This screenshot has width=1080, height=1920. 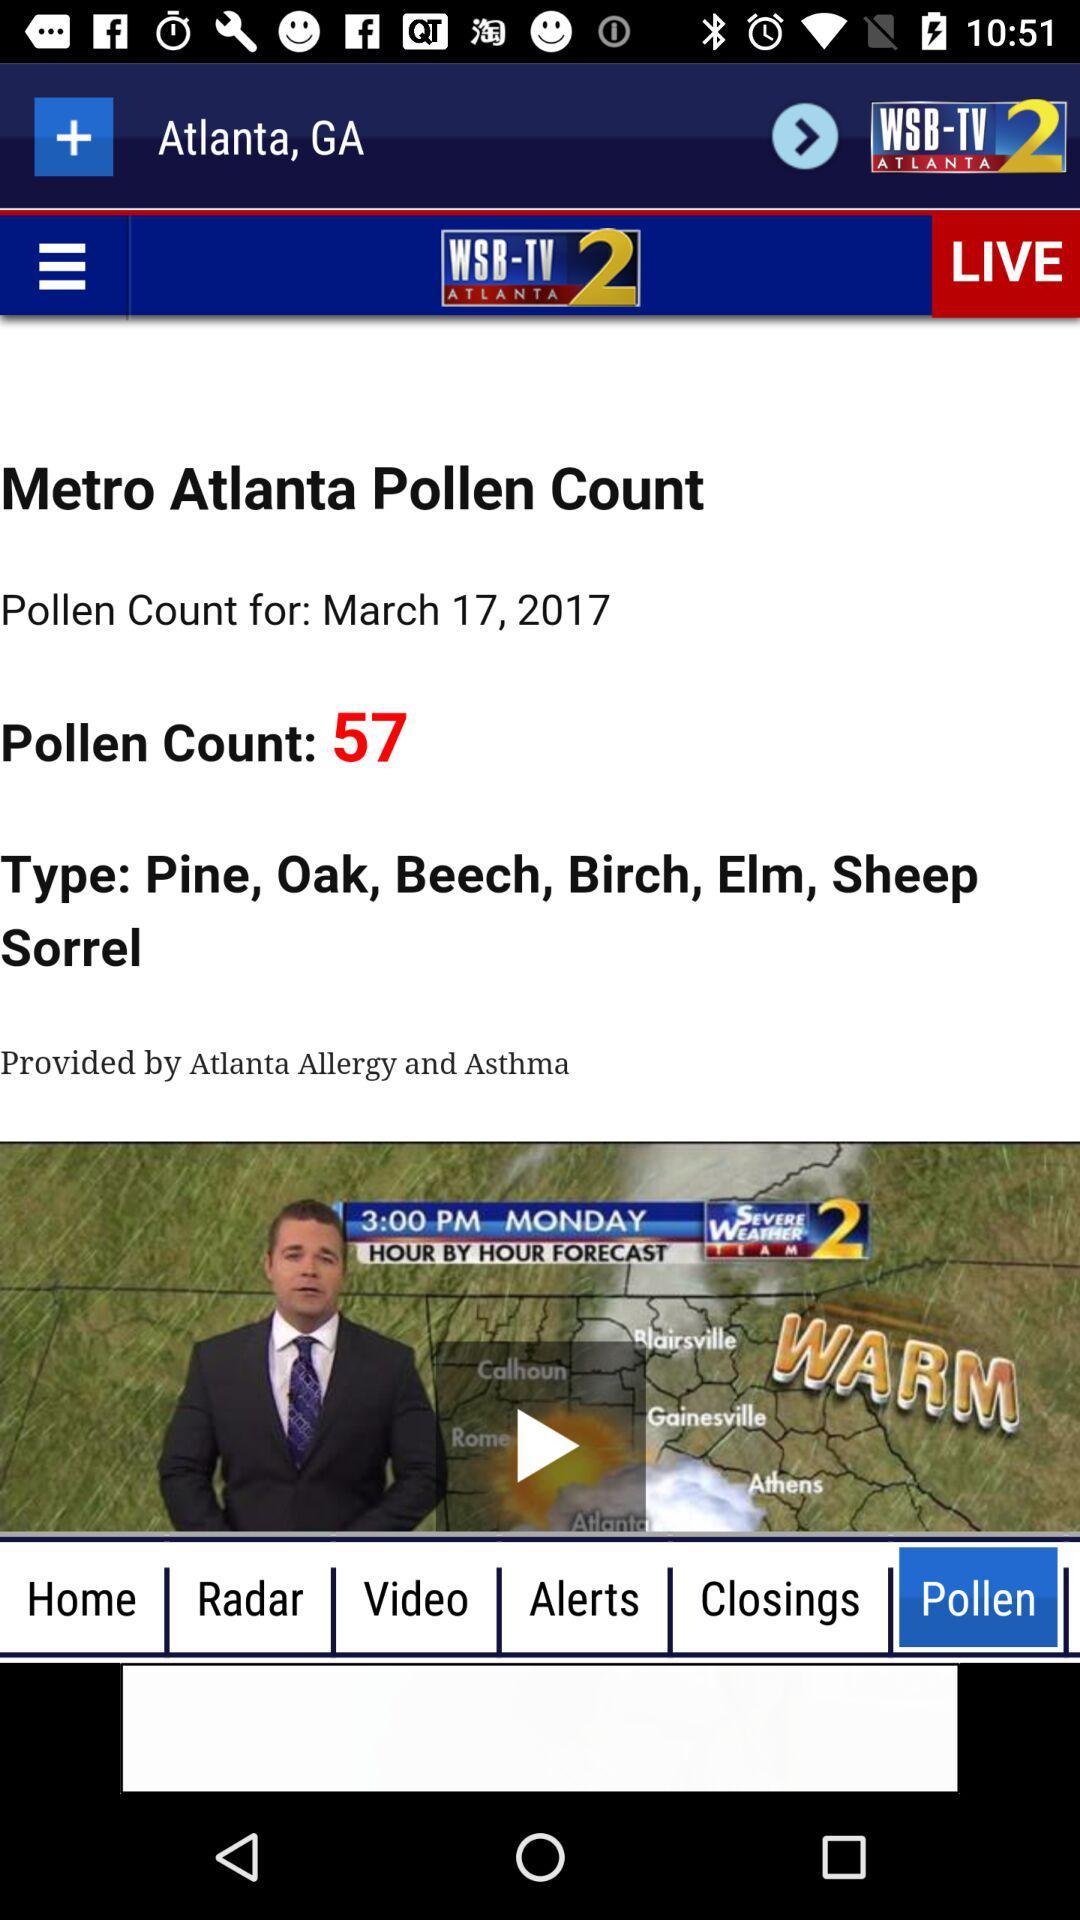 I want to click on the arrow_forward icon, so click(x=804, y=135).